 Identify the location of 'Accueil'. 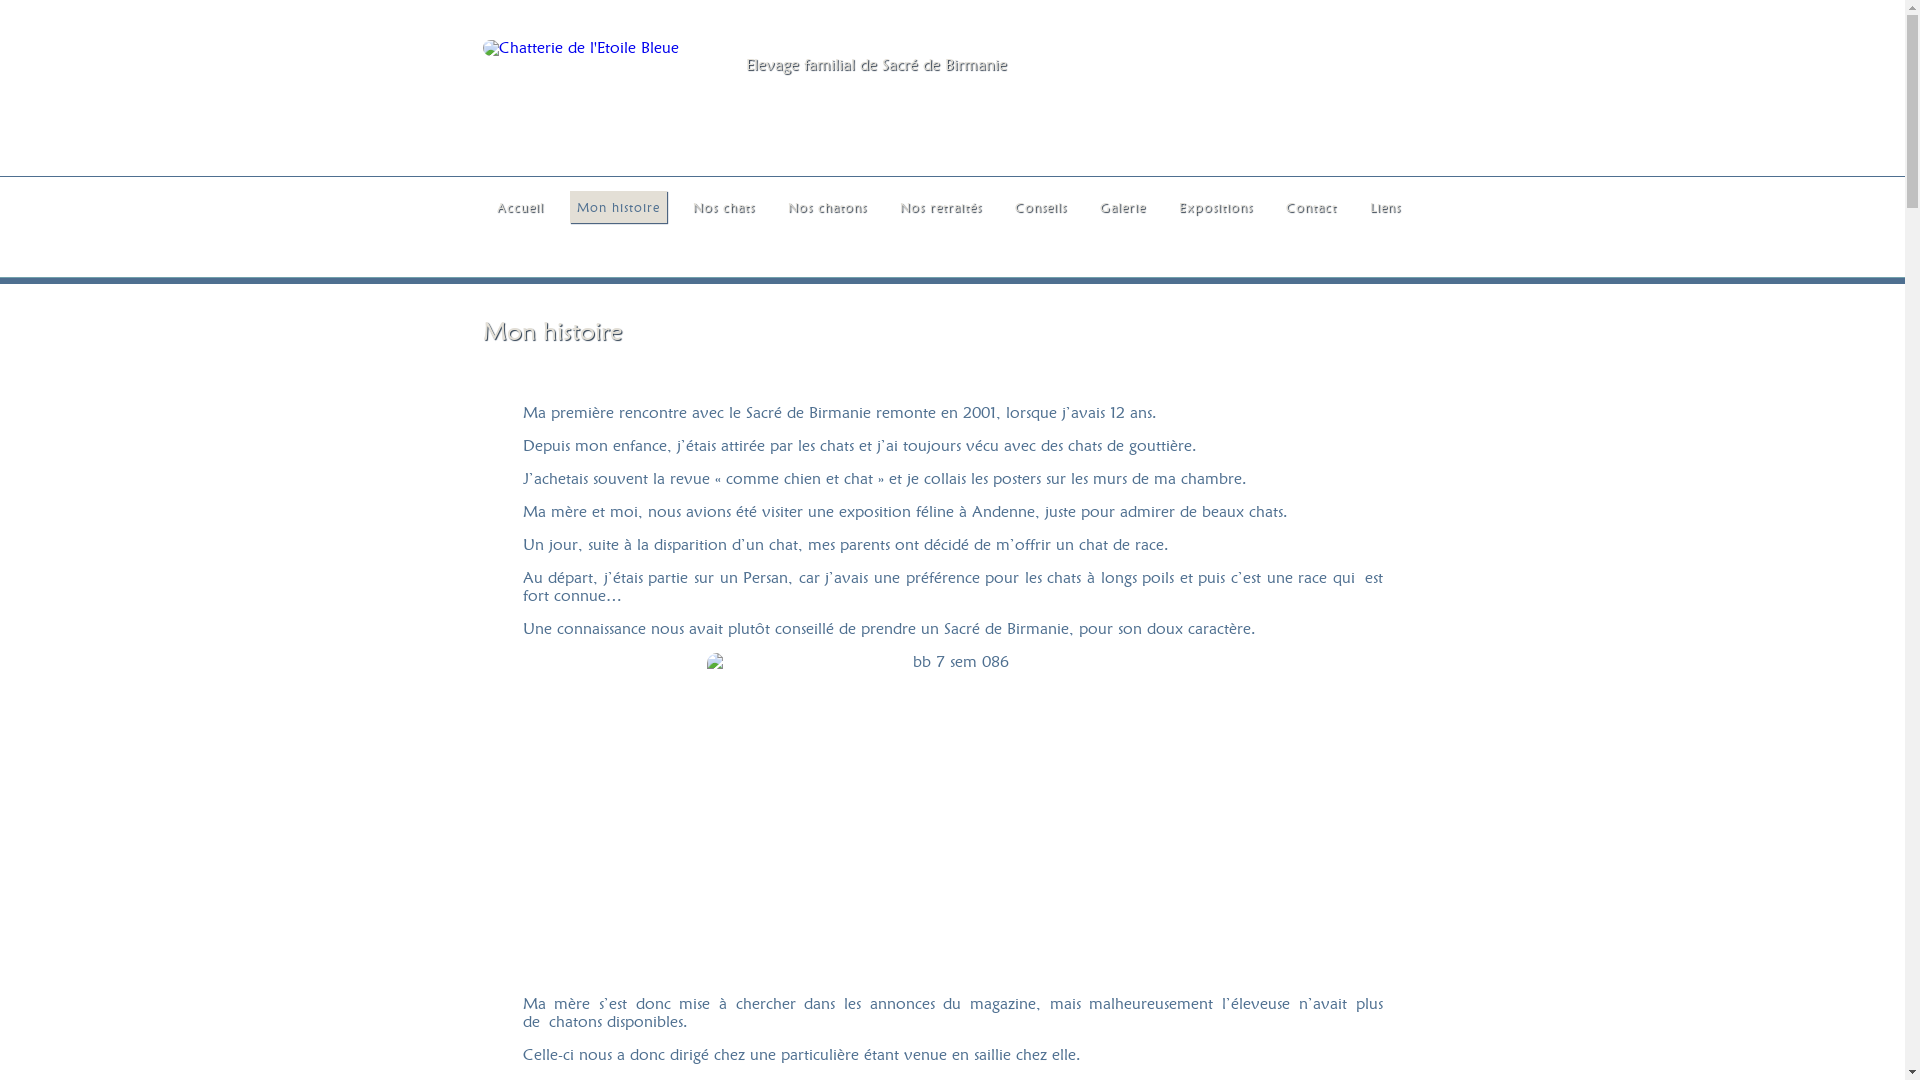
(520, 207).